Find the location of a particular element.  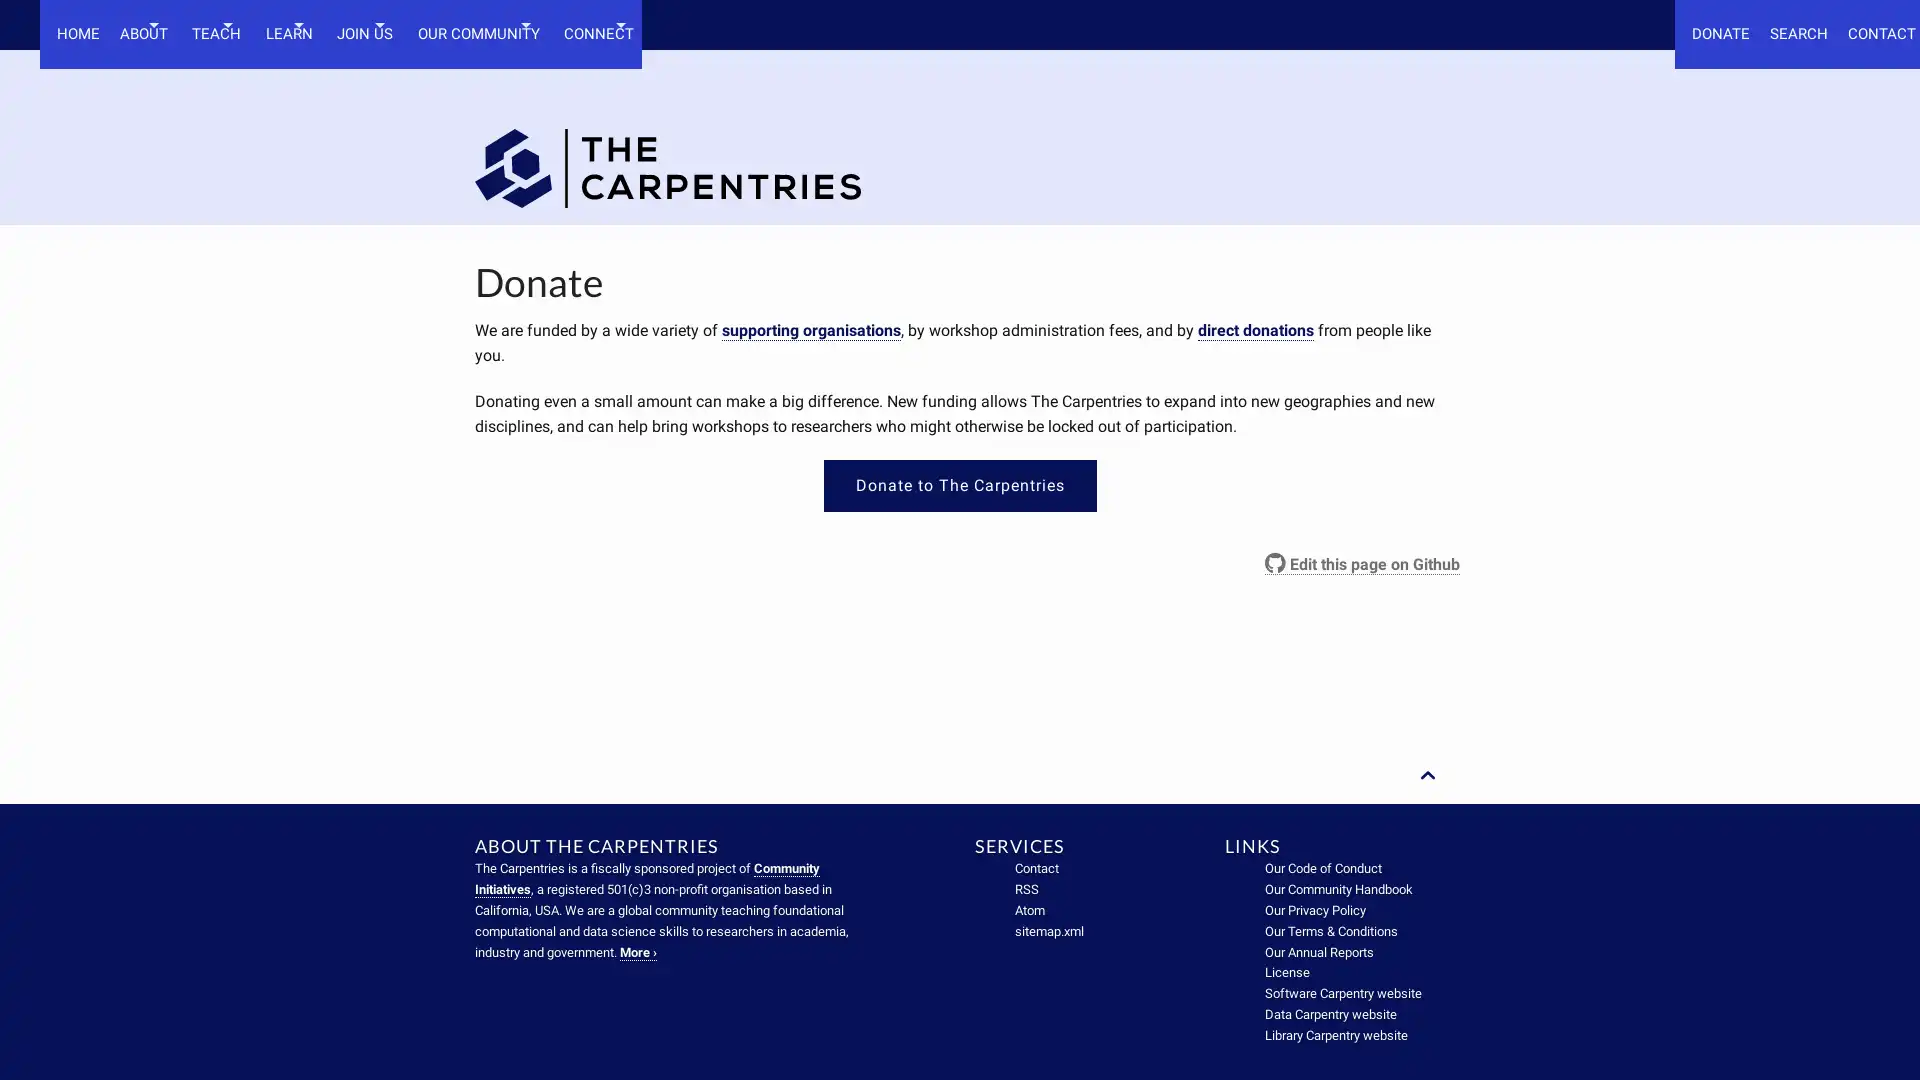

Donate to The Carpentries is located at coordinates (958, 486).